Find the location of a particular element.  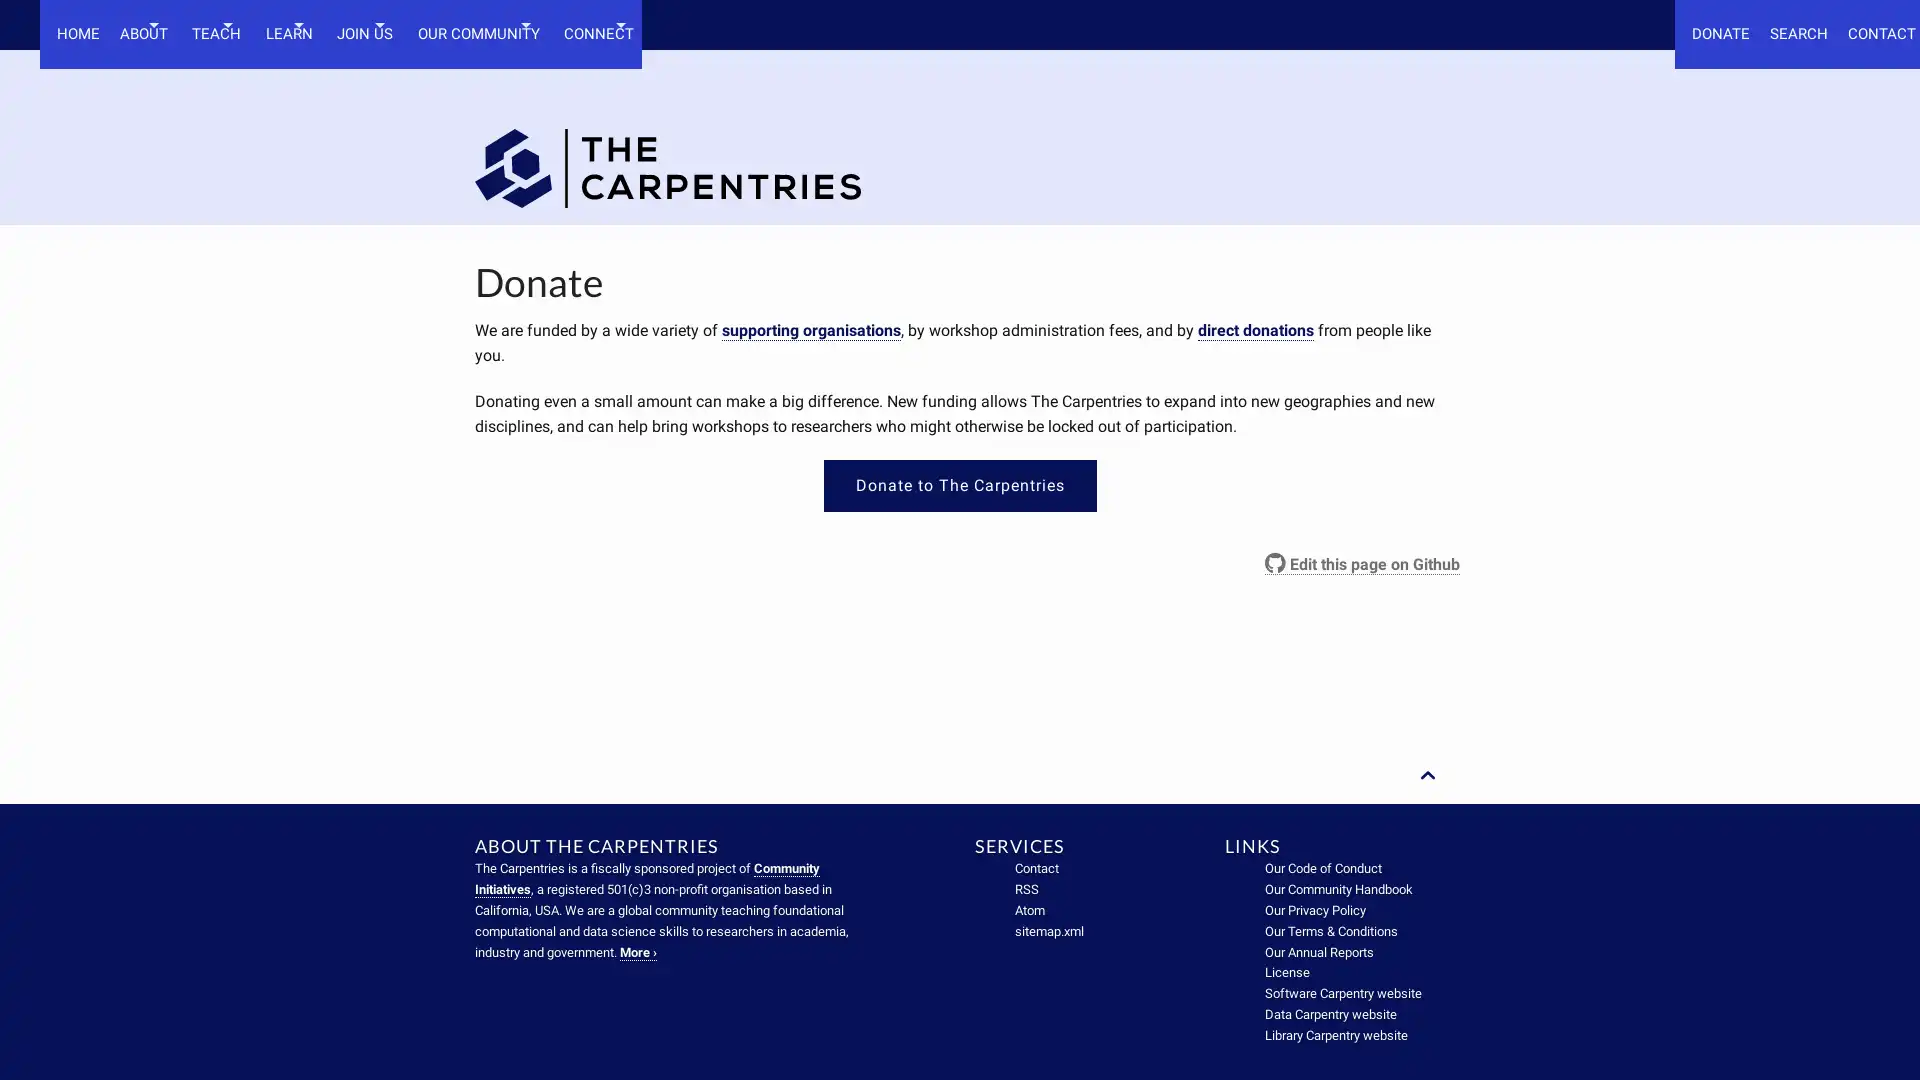

Donate to The Carpentries is located at coordinates (958, 486).